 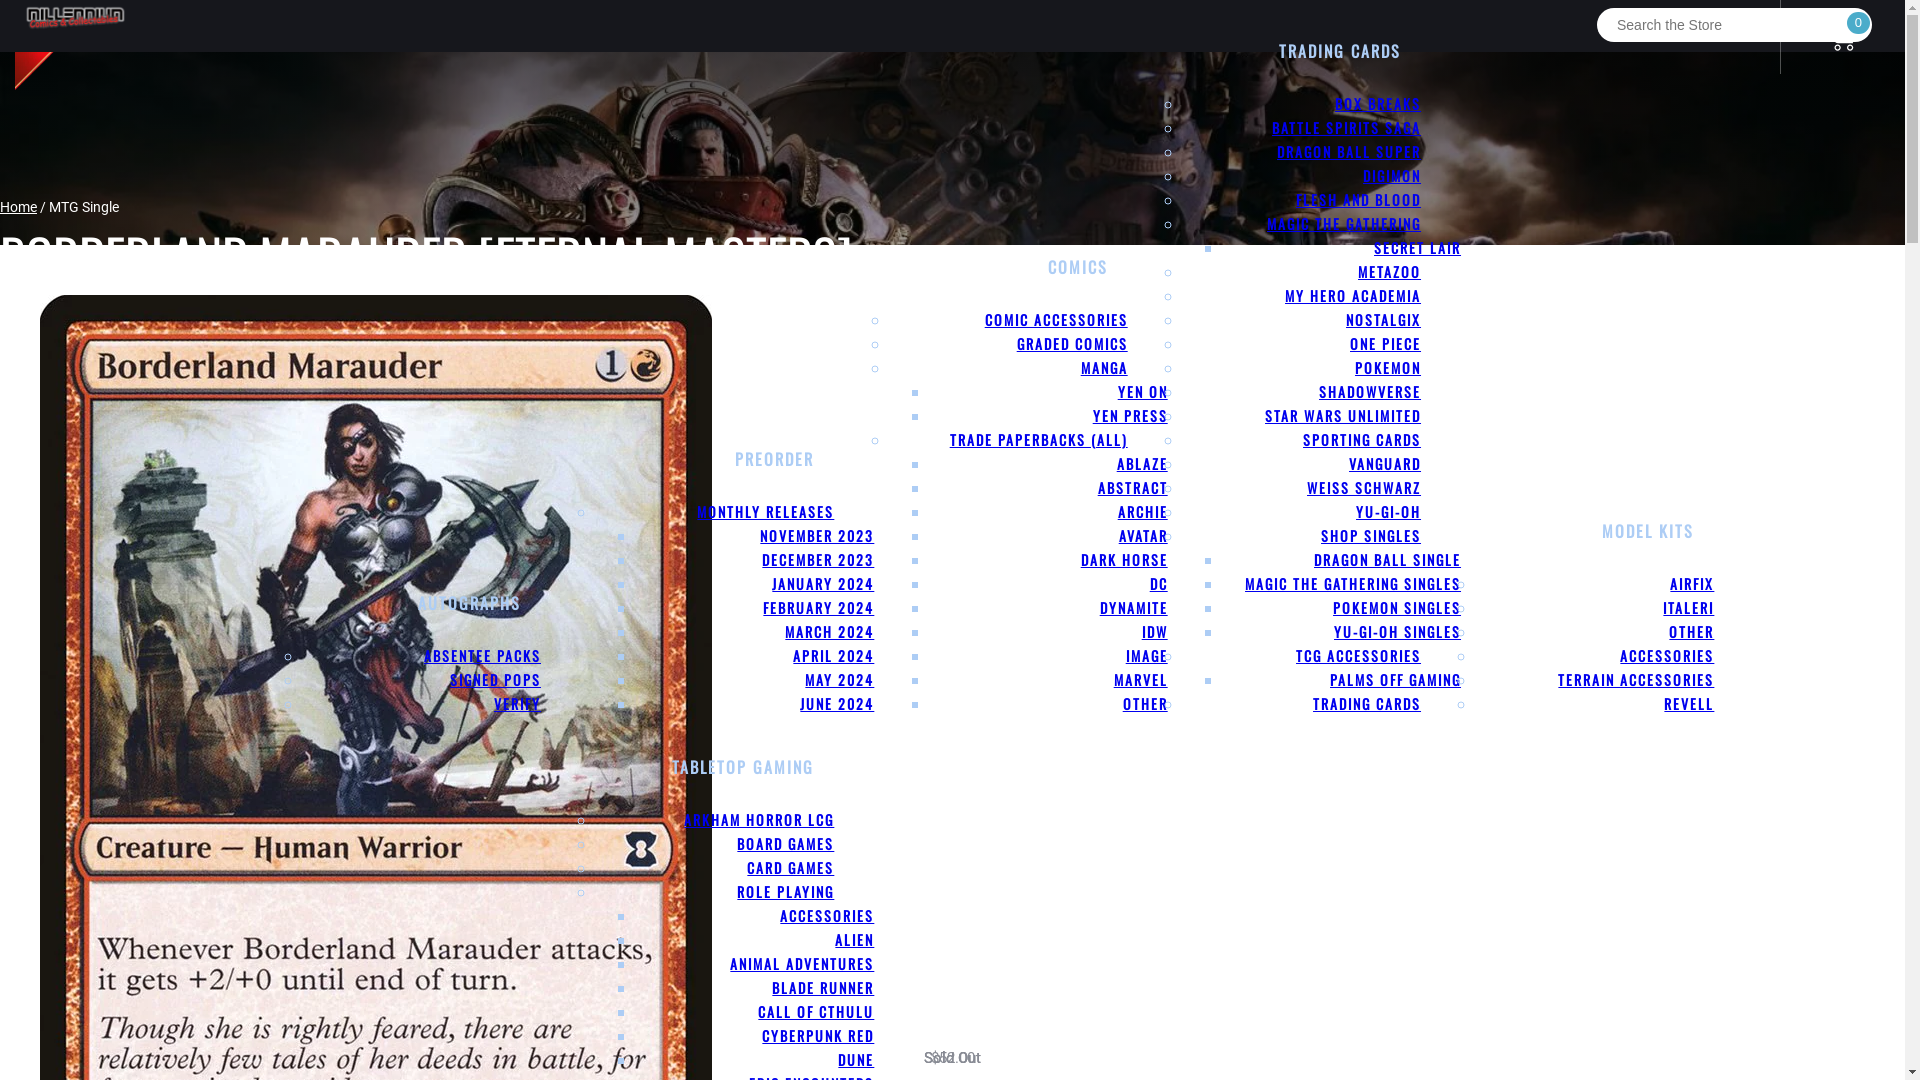 What do you see at coordinates (1346, 127) in the screenshot?
I see `'BATTLE SPIRITS SAGA'` at bounding box center [1346, 127].